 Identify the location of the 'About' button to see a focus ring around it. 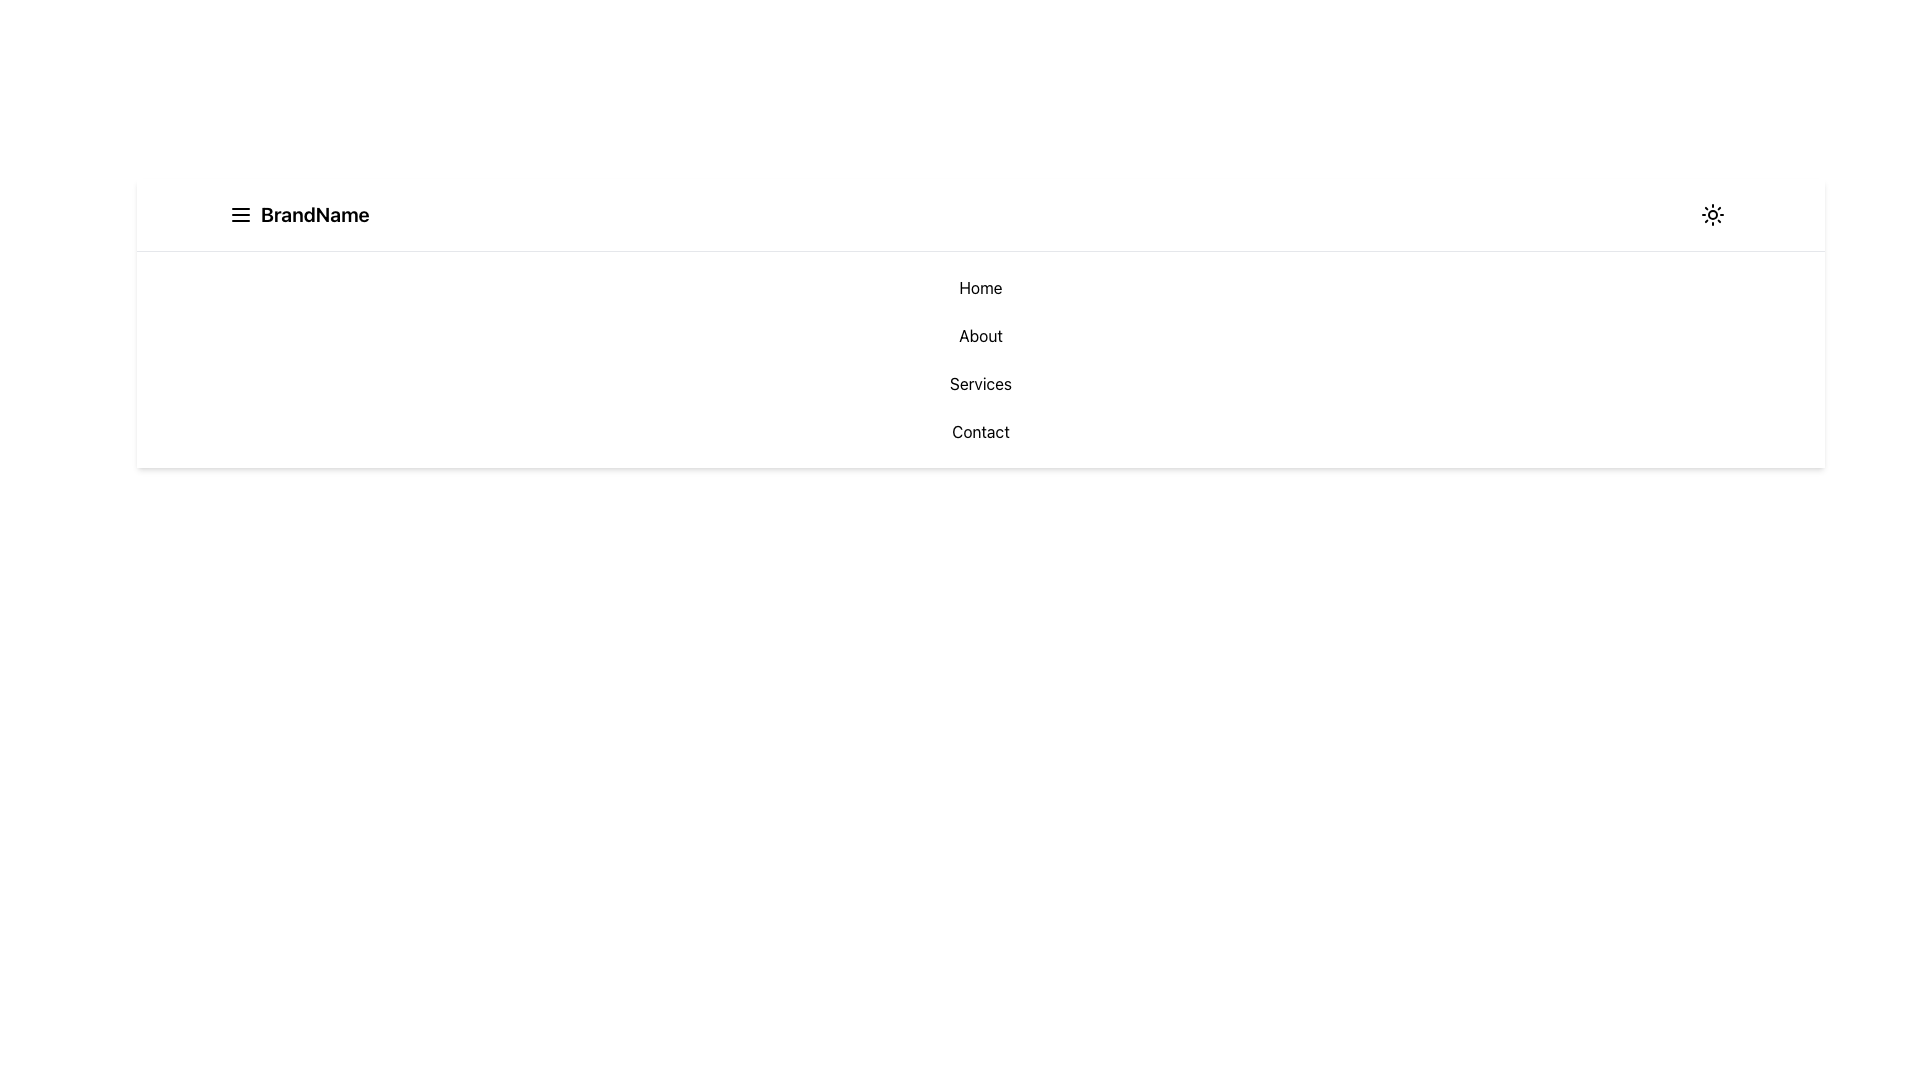
(980, 334).